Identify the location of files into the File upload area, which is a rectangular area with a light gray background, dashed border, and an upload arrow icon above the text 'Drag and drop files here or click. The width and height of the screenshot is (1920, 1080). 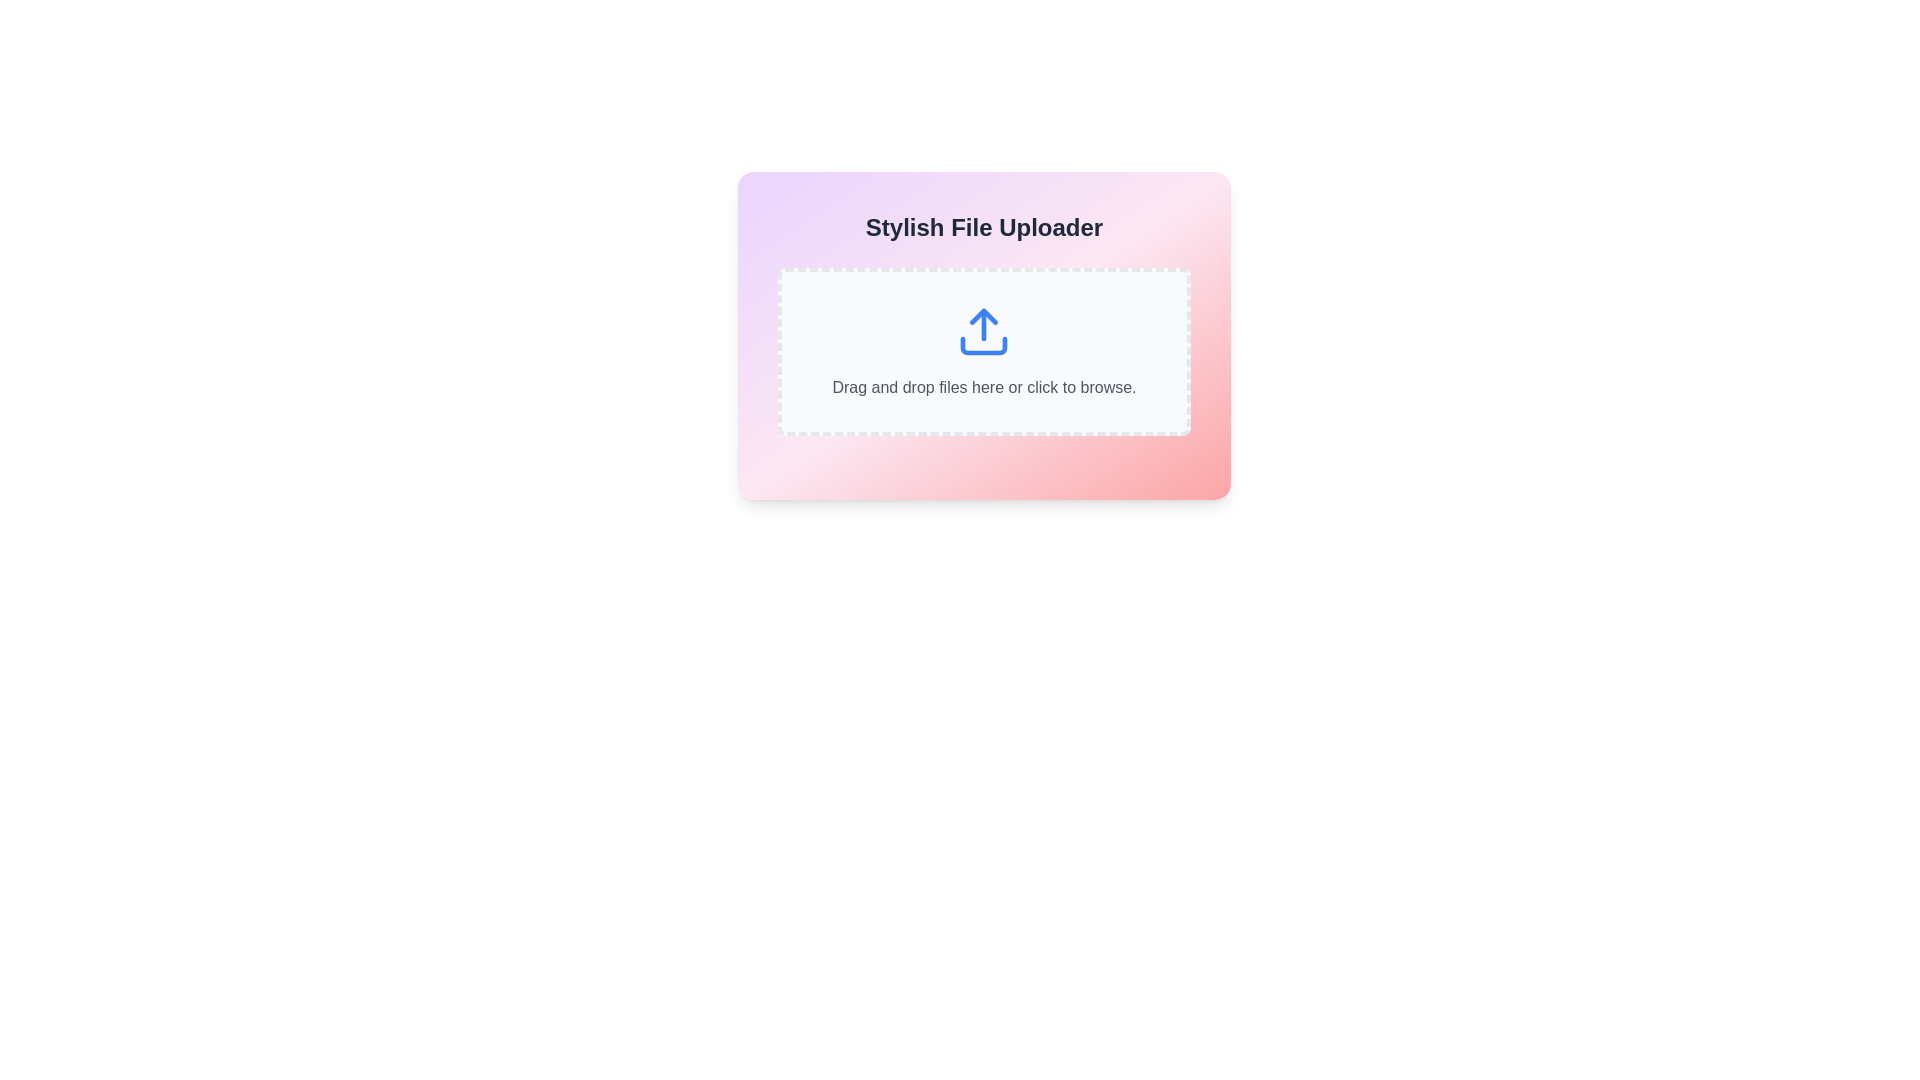
(984, 350).